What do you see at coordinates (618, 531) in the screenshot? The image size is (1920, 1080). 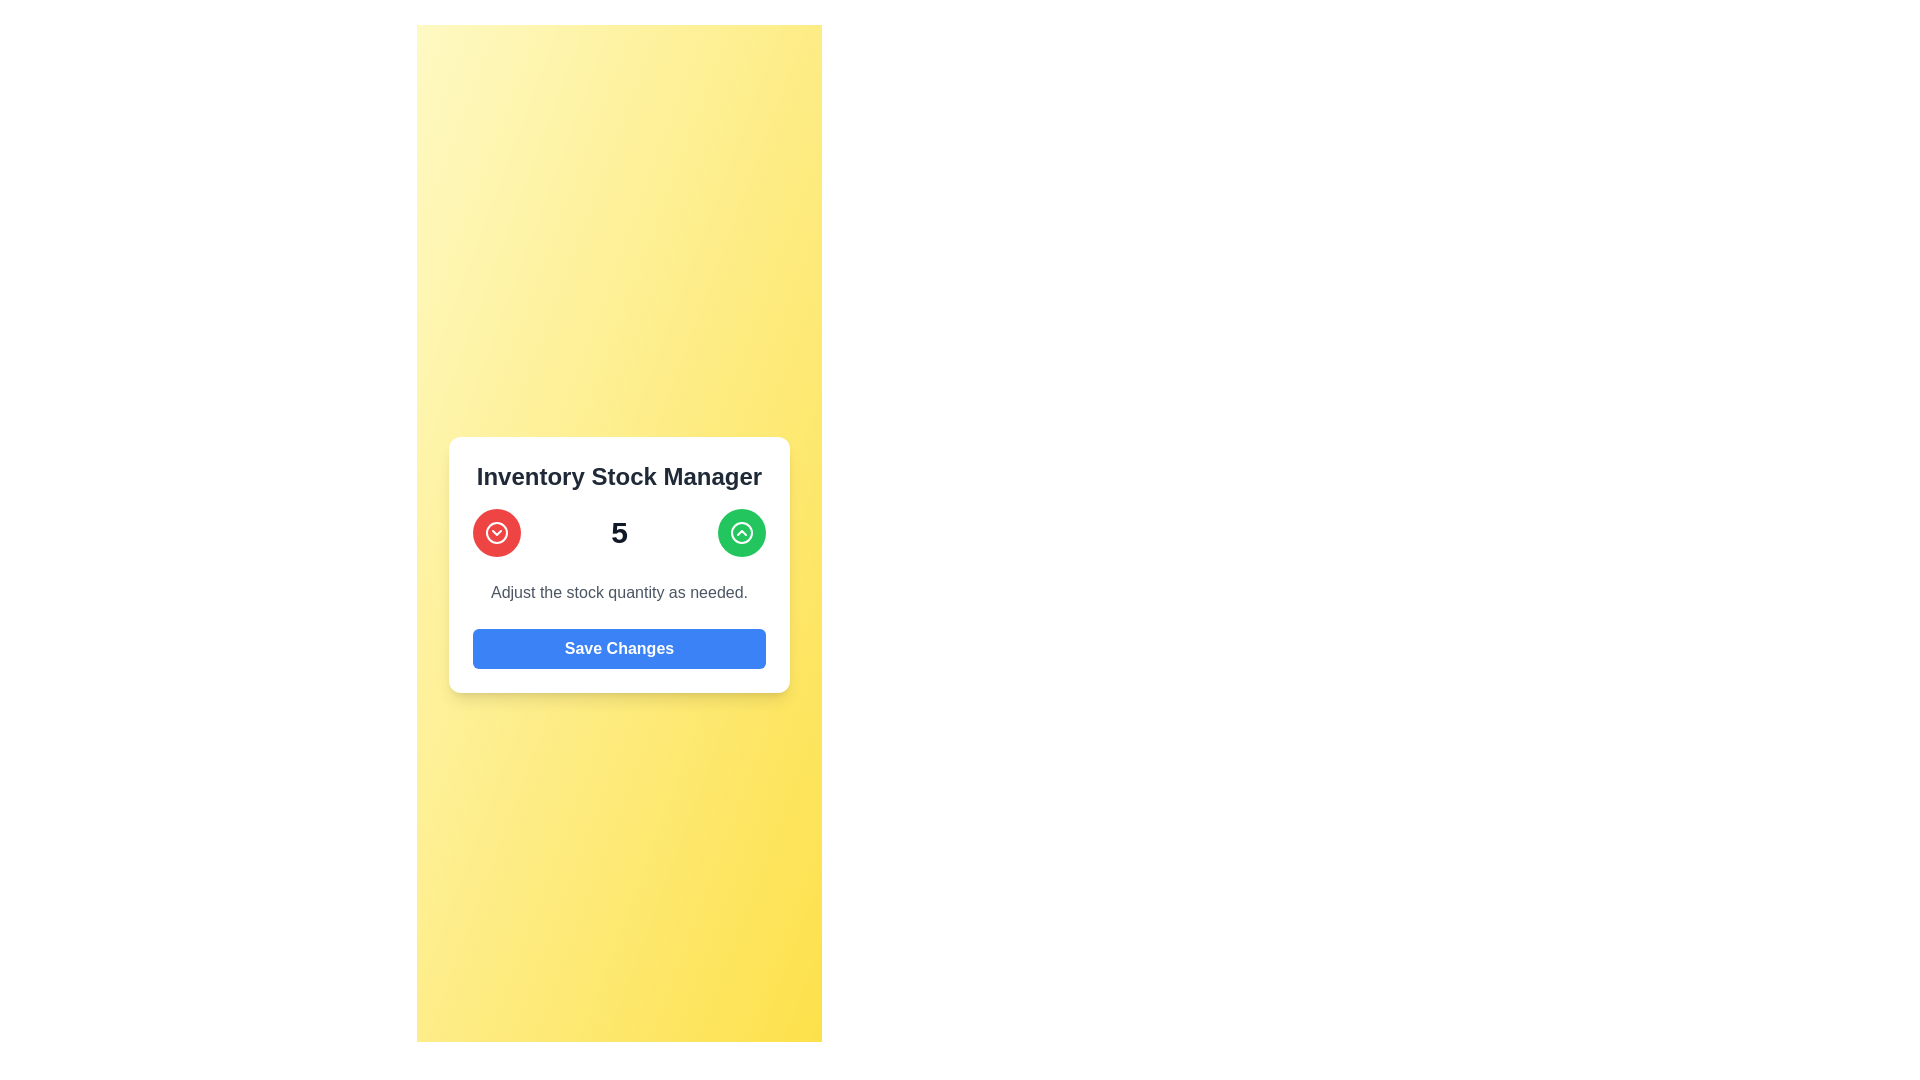 I see `the numeric display showing the current stock quantity, which is represented by the number '5' in the Inventory Stock Manager card` at bounding box center [618, 531].